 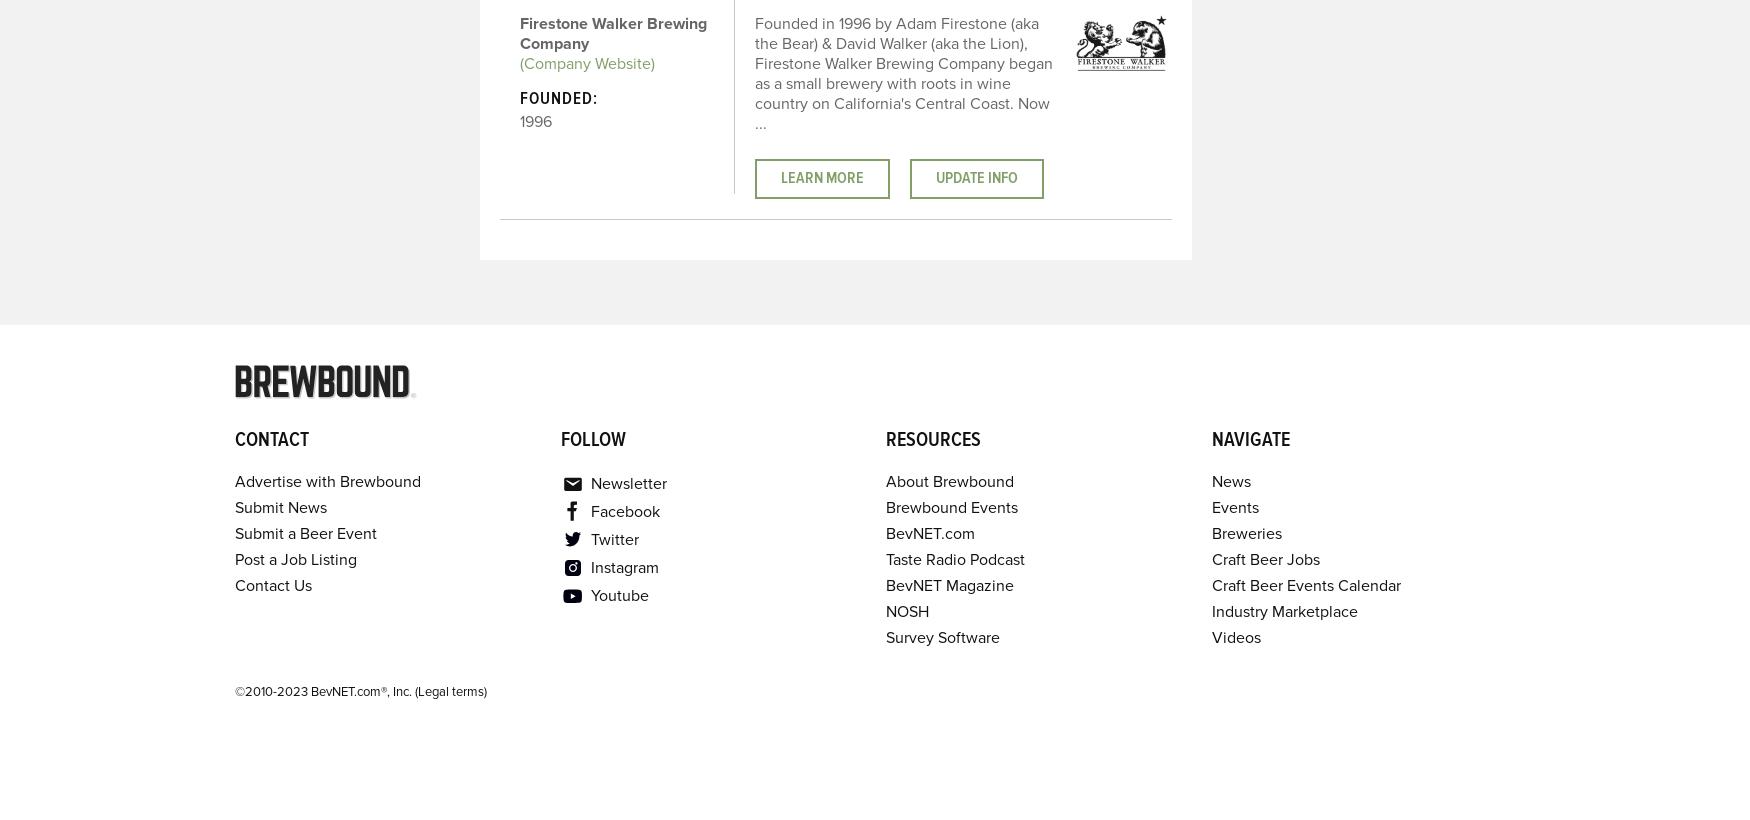 I want to click on 'Youtube', so click(x=589, y=595).